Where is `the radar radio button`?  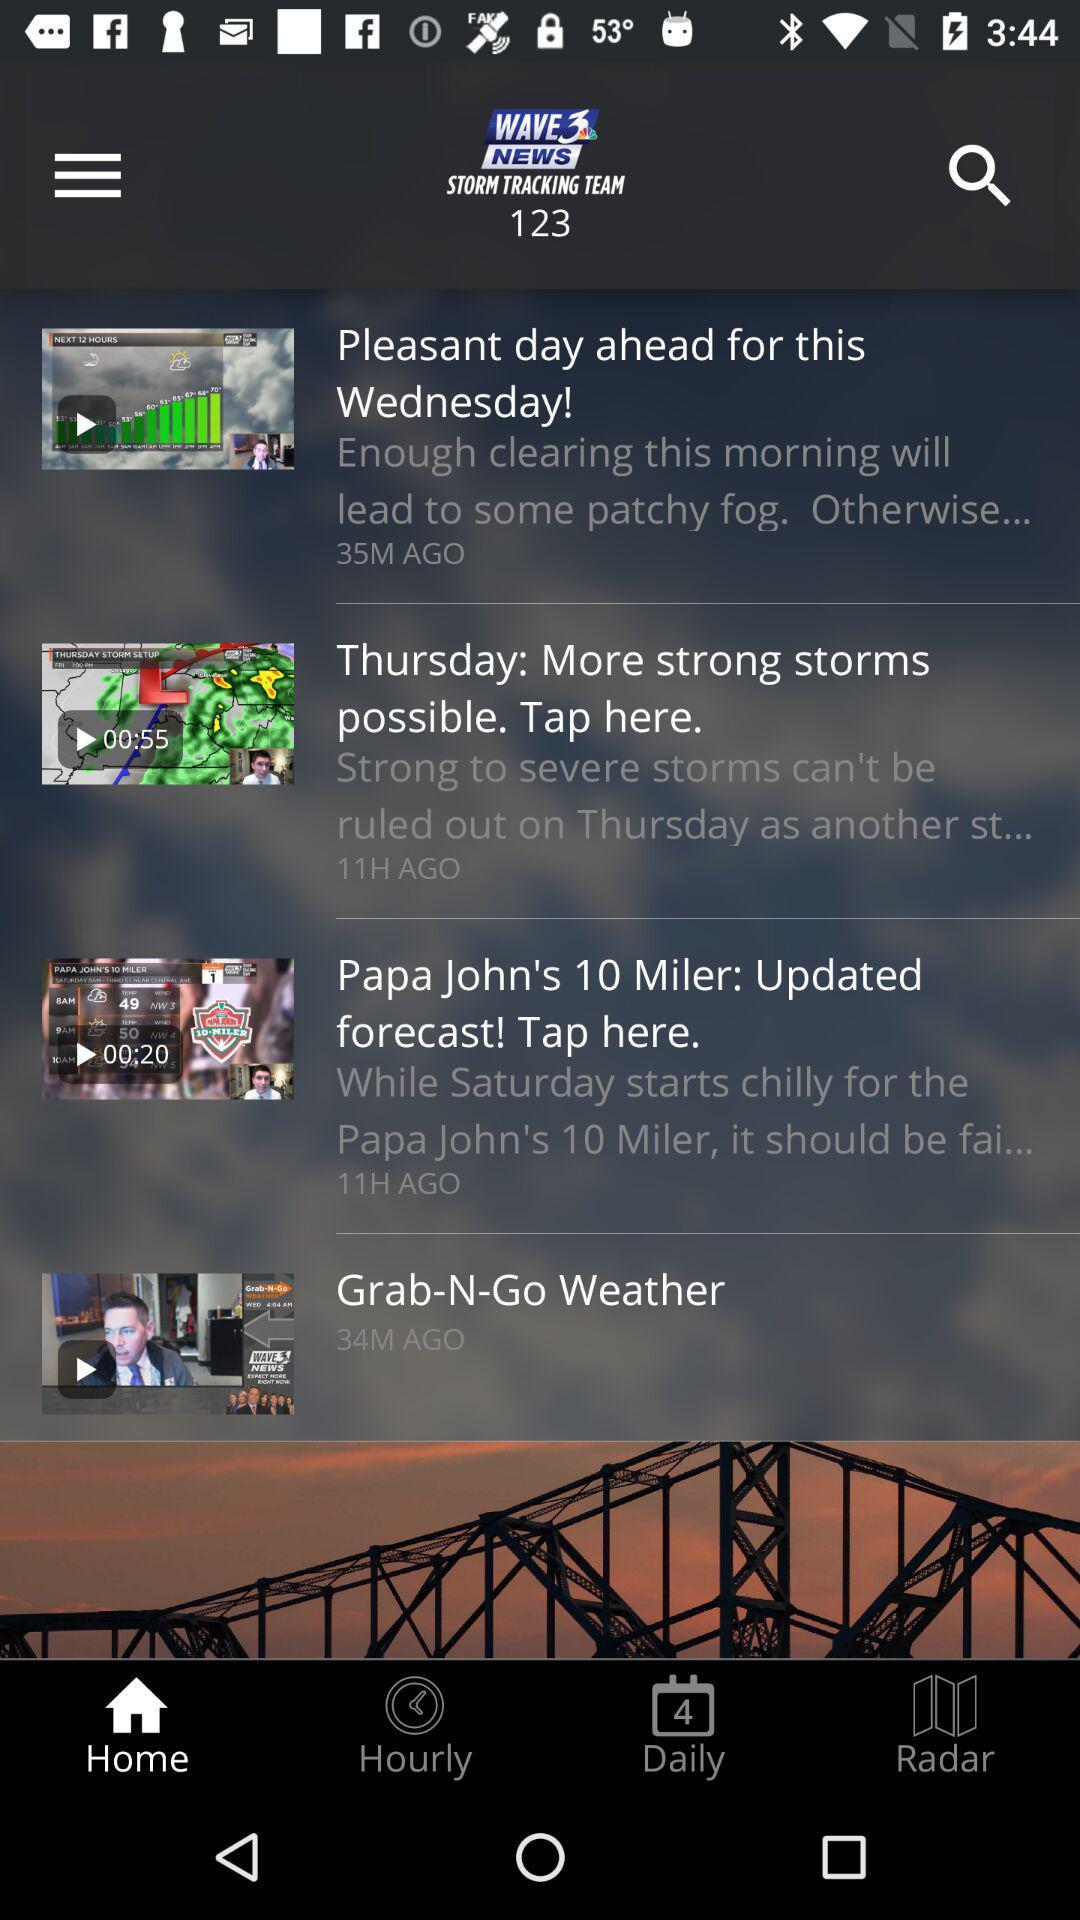
the radar radio button is located at coordinates (945, 1726).